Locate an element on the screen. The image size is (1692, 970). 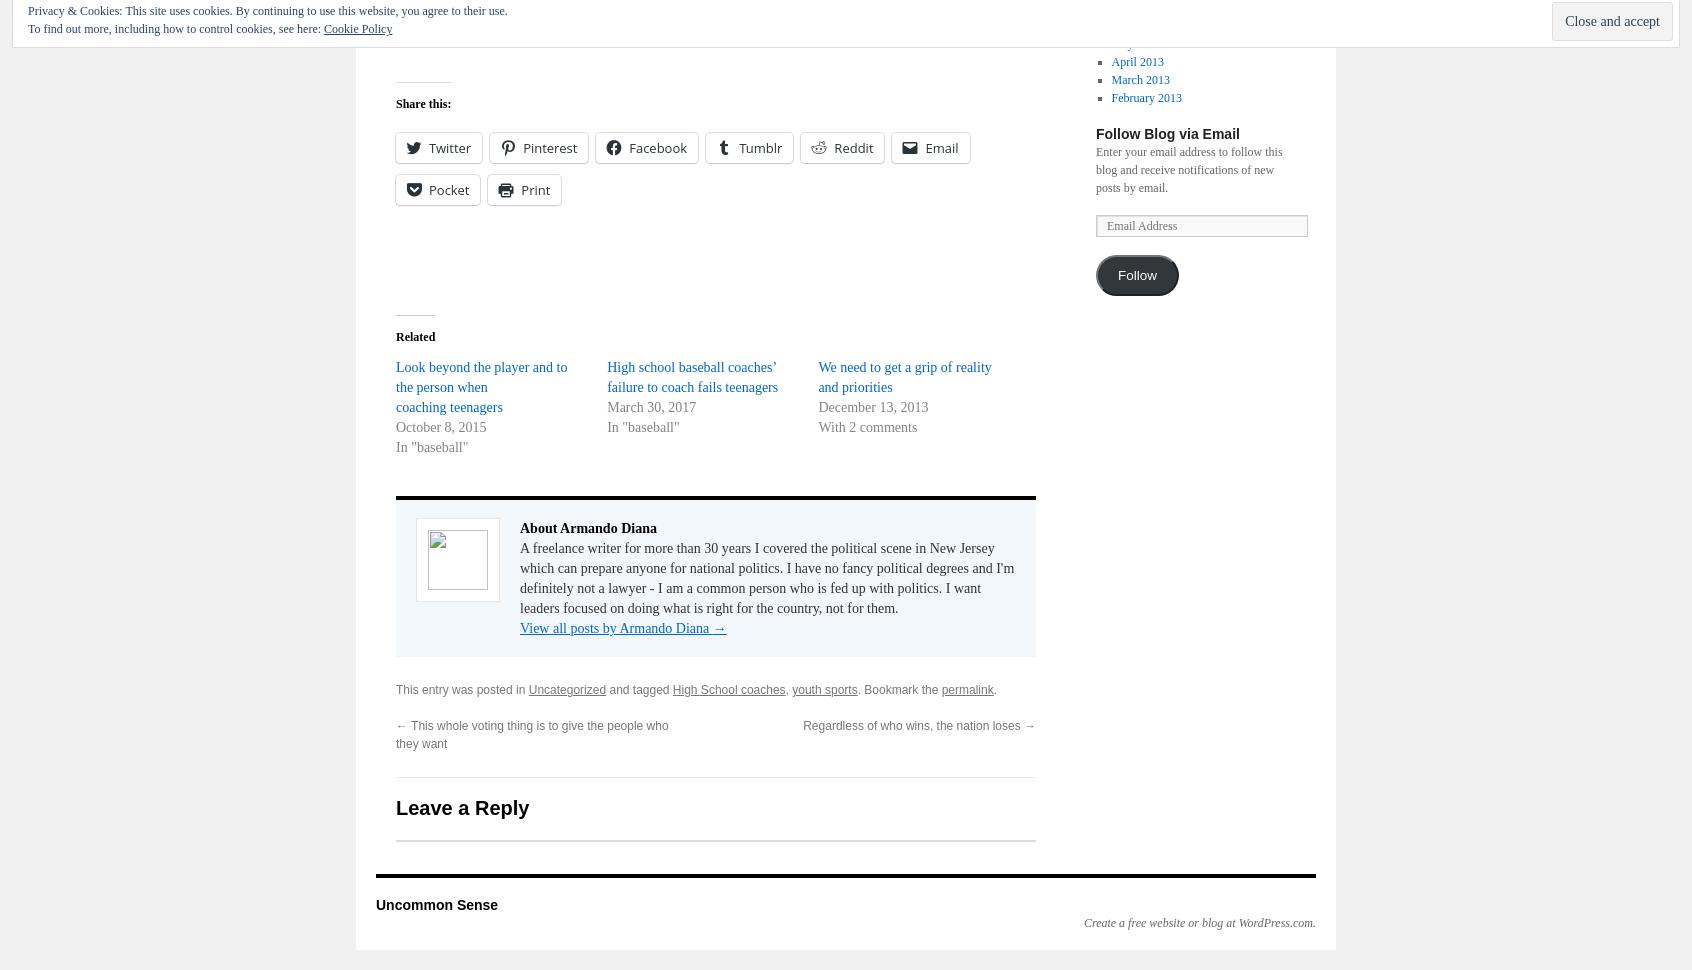
'Leave a Reply' is located at coordinates (461, 808).